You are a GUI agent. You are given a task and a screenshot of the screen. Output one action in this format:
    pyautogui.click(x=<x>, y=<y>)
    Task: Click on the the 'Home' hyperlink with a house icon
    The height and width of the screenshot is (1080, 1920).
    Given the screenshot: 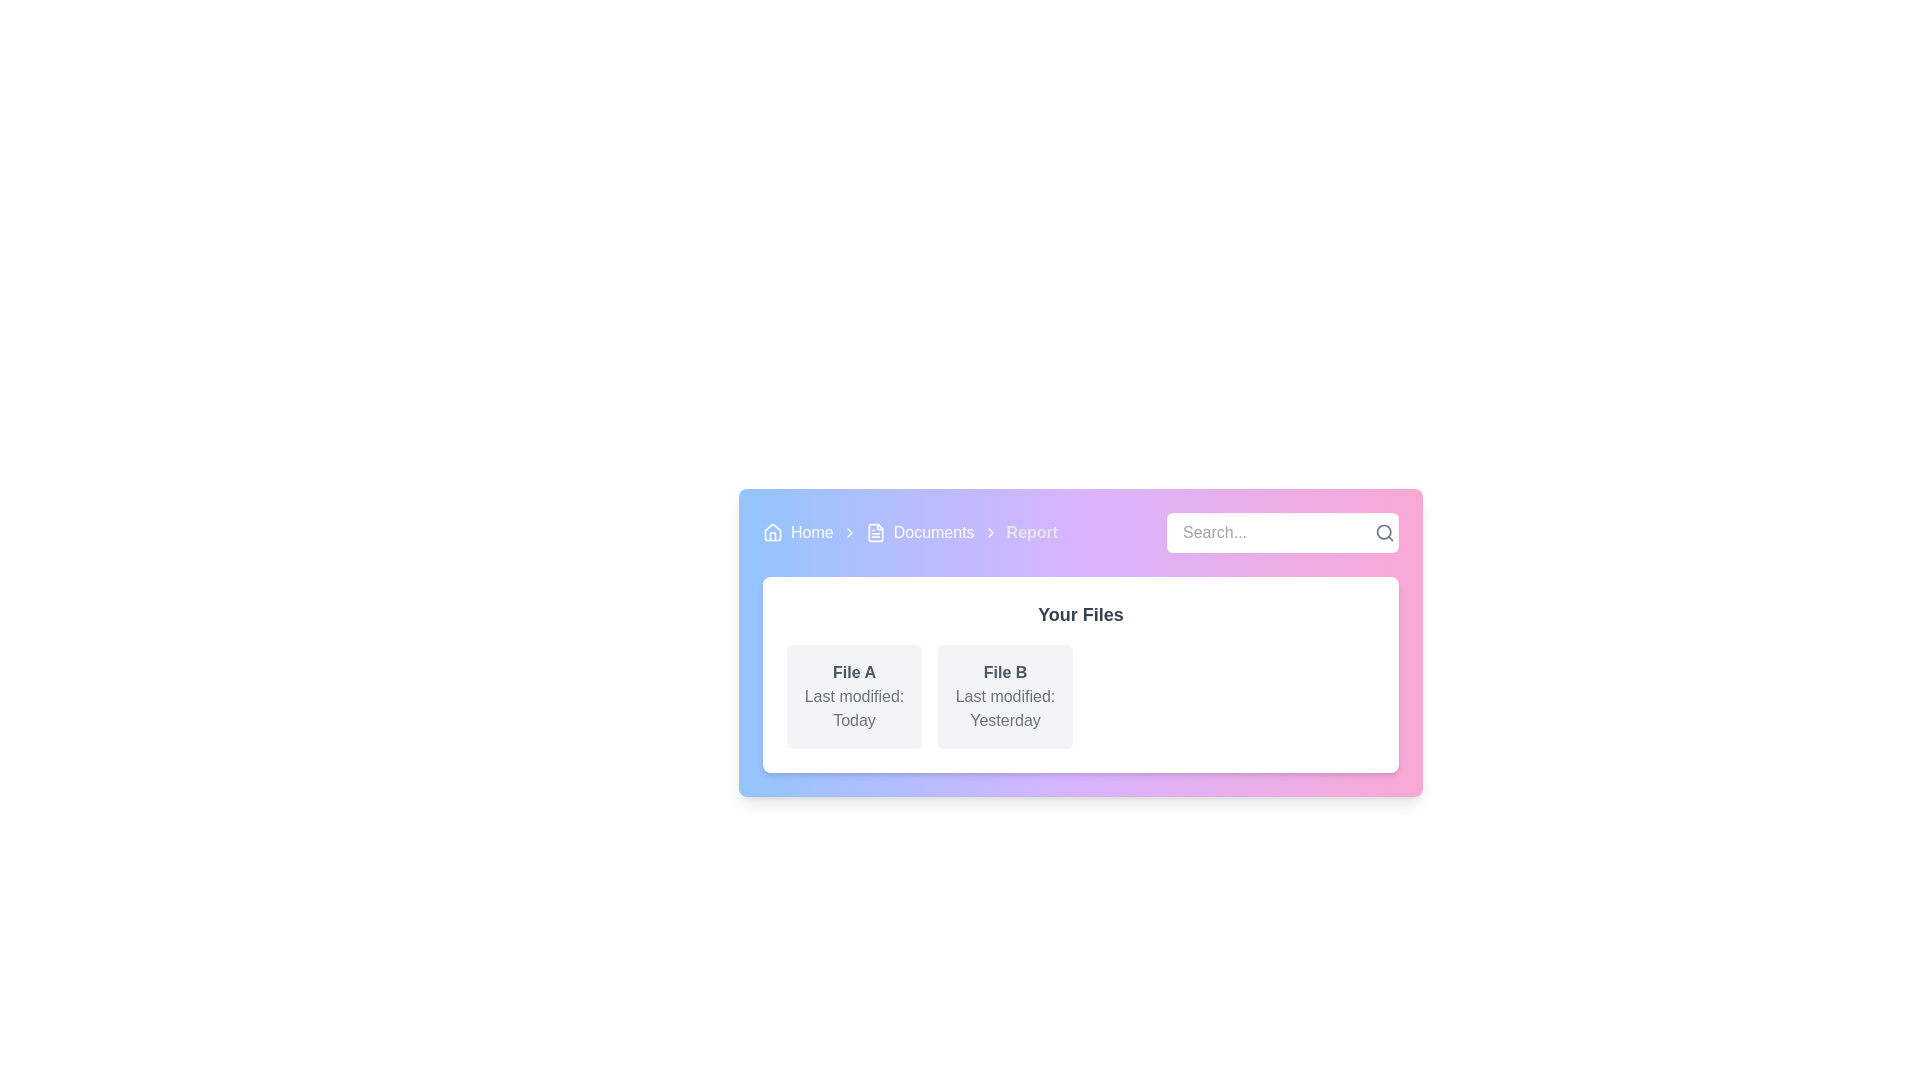 What is the action you would take?
    pyautogui.click(x=797, y=531)
    